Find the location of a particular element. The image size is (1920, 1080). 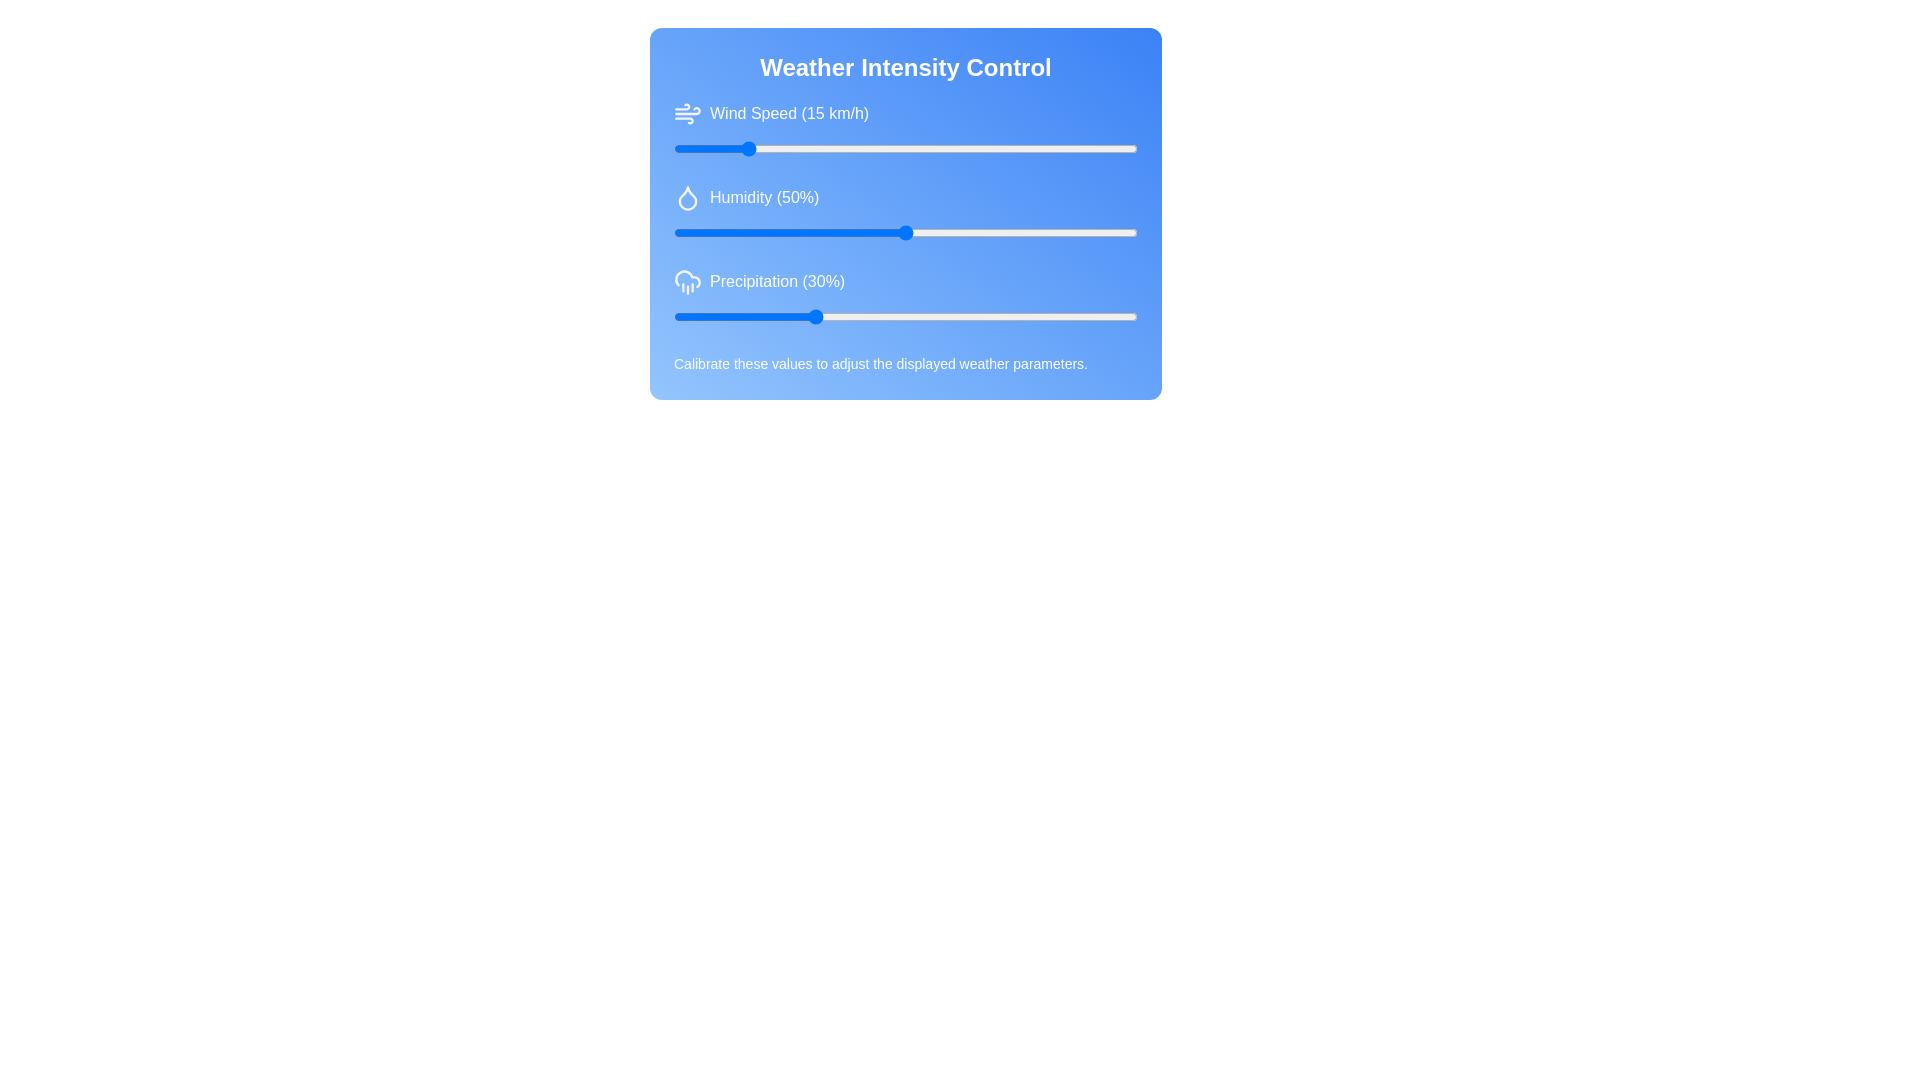

and drag the 'Wind Speed' slider located below the 'Wind Speed (15 km/h)' label to adjust the value is located at coordinates (905, 148).